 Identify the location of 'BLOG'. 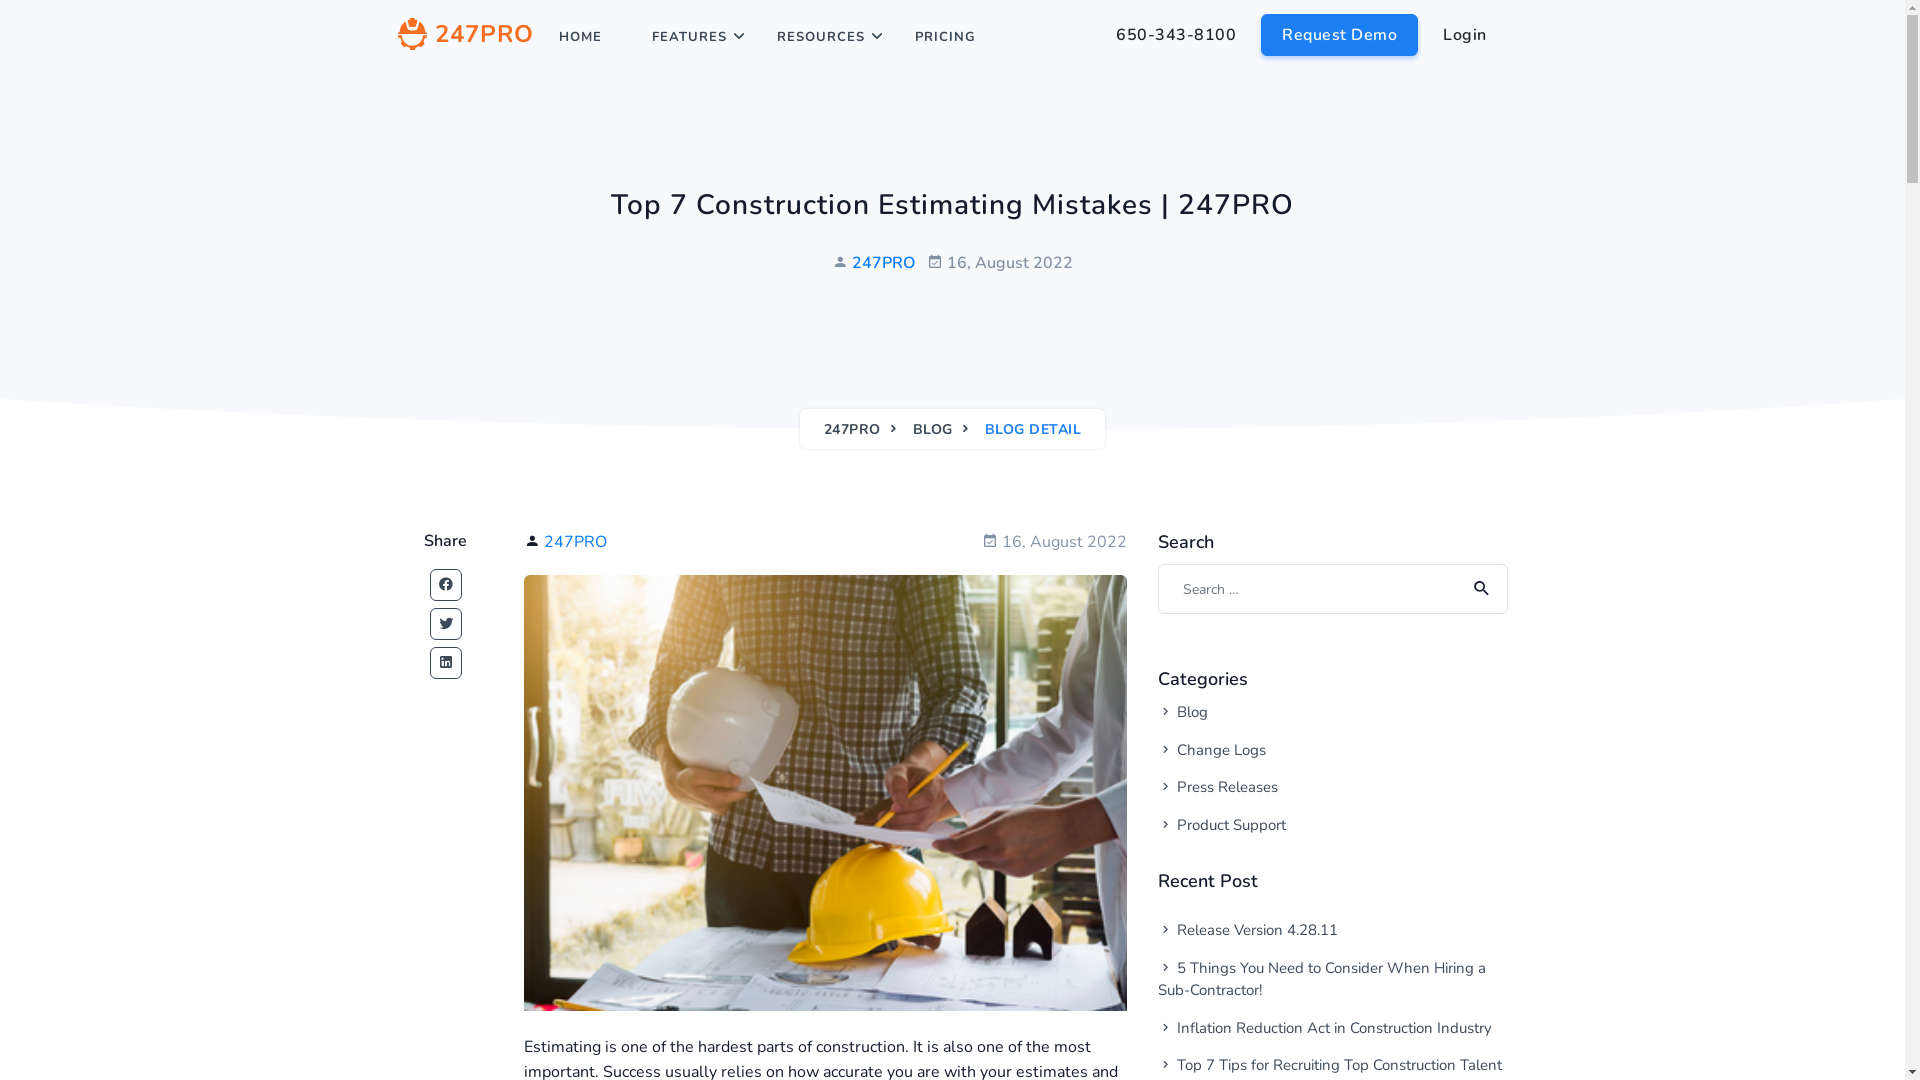
(931, 428).